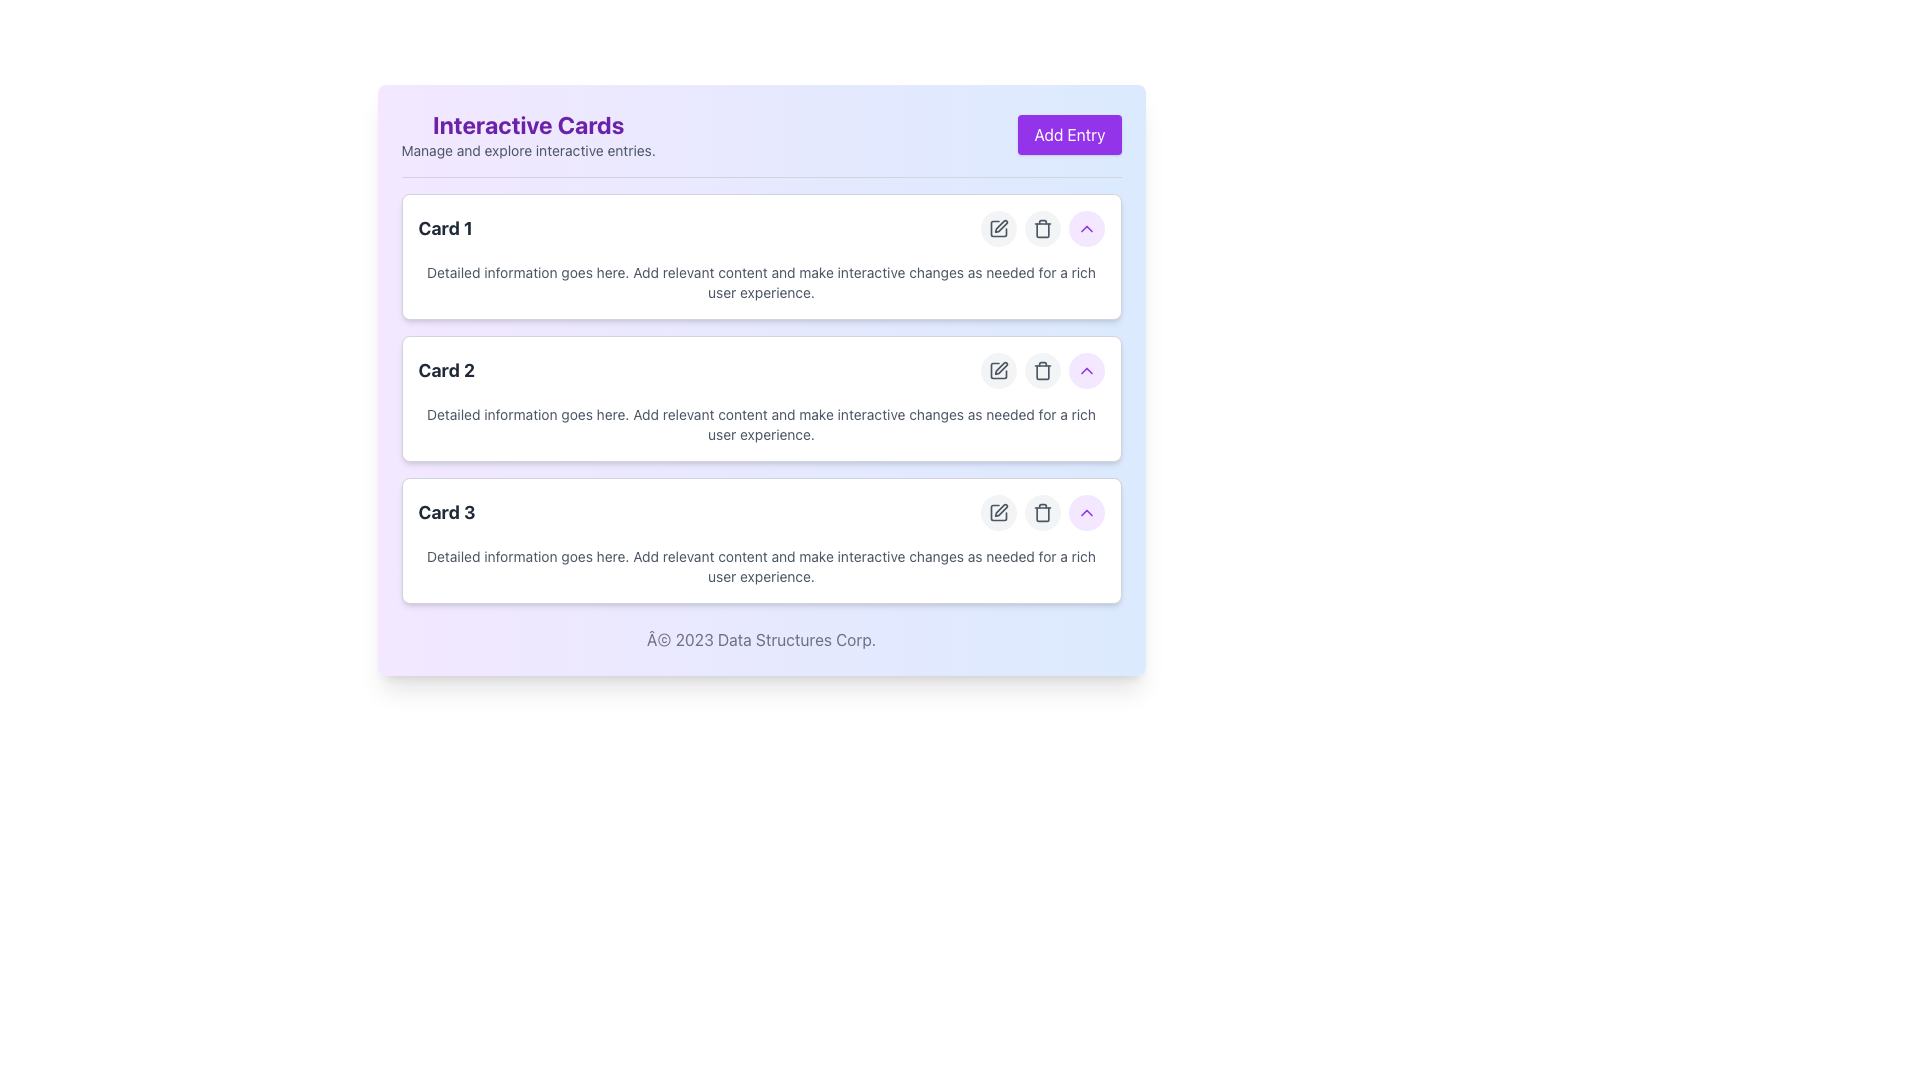 This screenshot has width=1920, height=1080. What do you see at coordinates (445, 370) in the screenshot?
I see `text from the text label displaying 'Card 2', which is a bold, large font in dark gray color, positioned prominently against a lighter background in the second card component` at bounding box center [445, 370].